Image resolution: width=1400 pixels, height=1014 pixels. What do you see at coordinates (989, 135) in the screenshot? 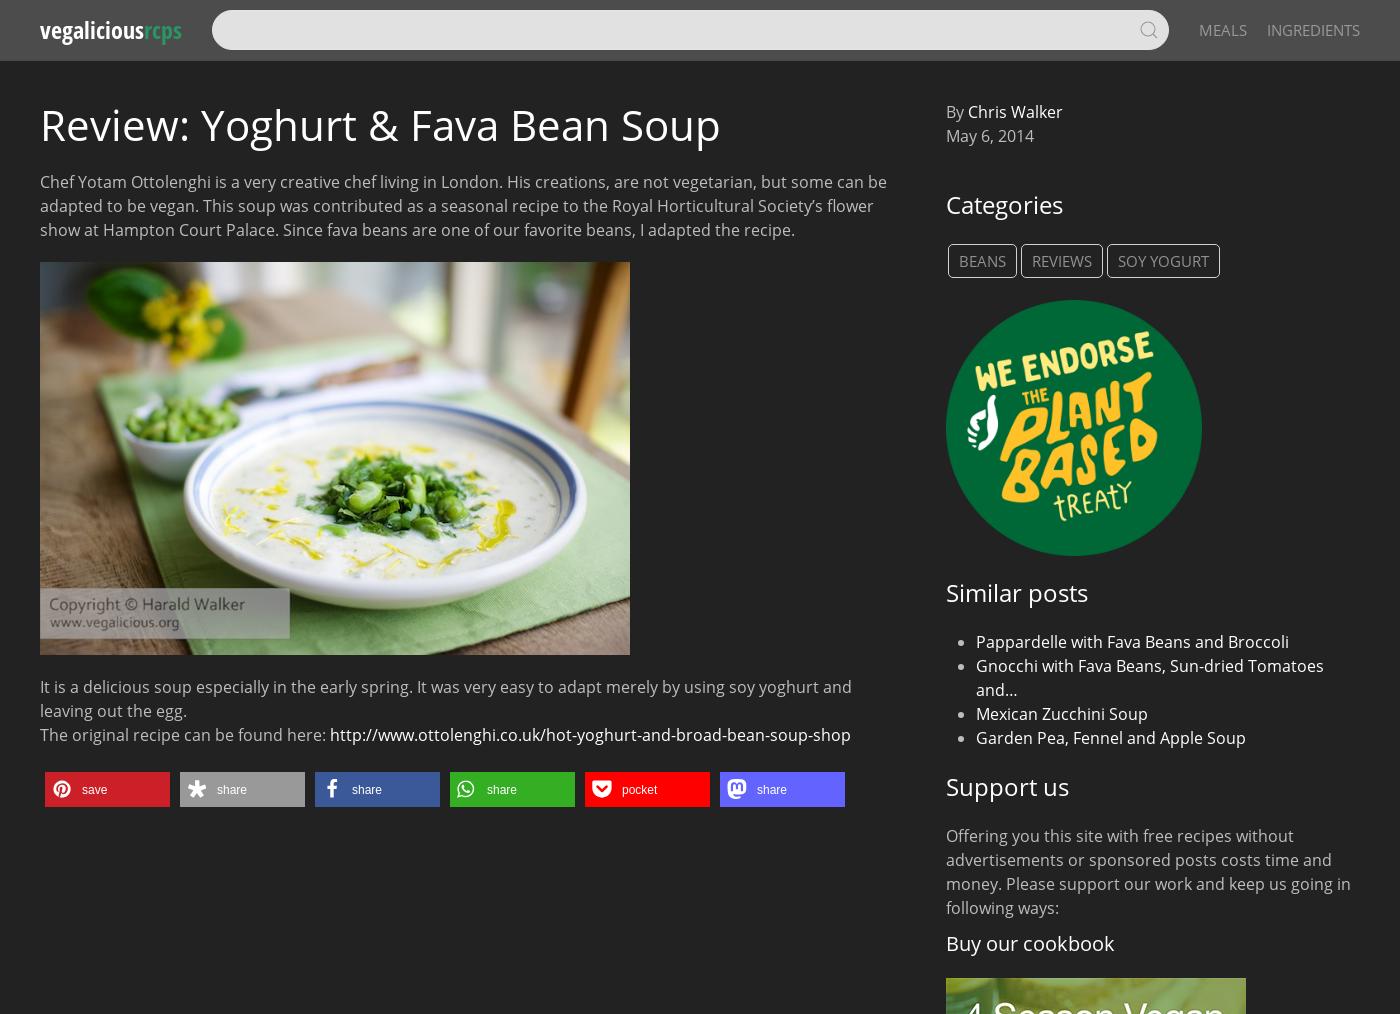
I see `'May 6, 2014'` at bounding box center [989, 135].